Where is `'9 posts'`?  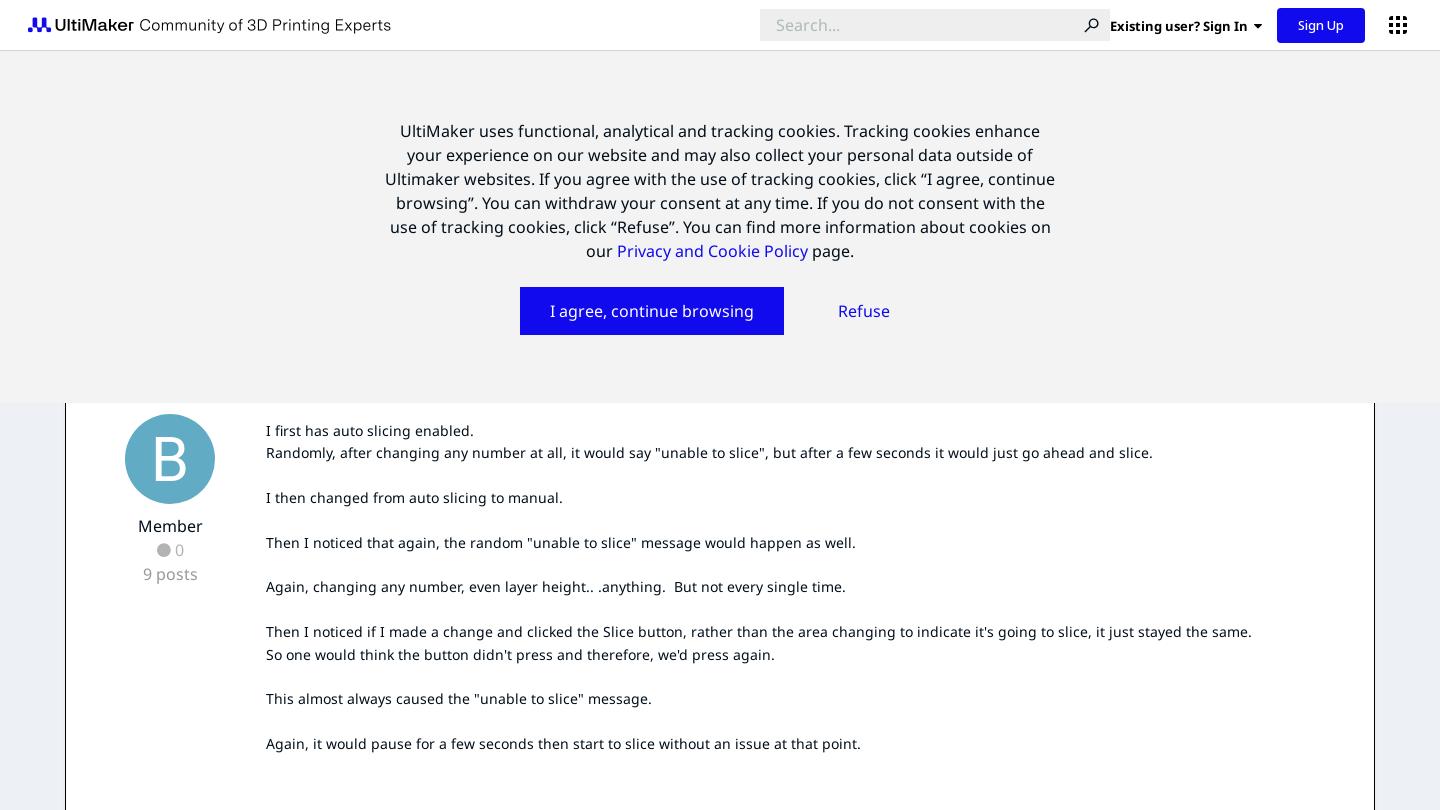
'9 posts' is located at coordinates (168, 572).